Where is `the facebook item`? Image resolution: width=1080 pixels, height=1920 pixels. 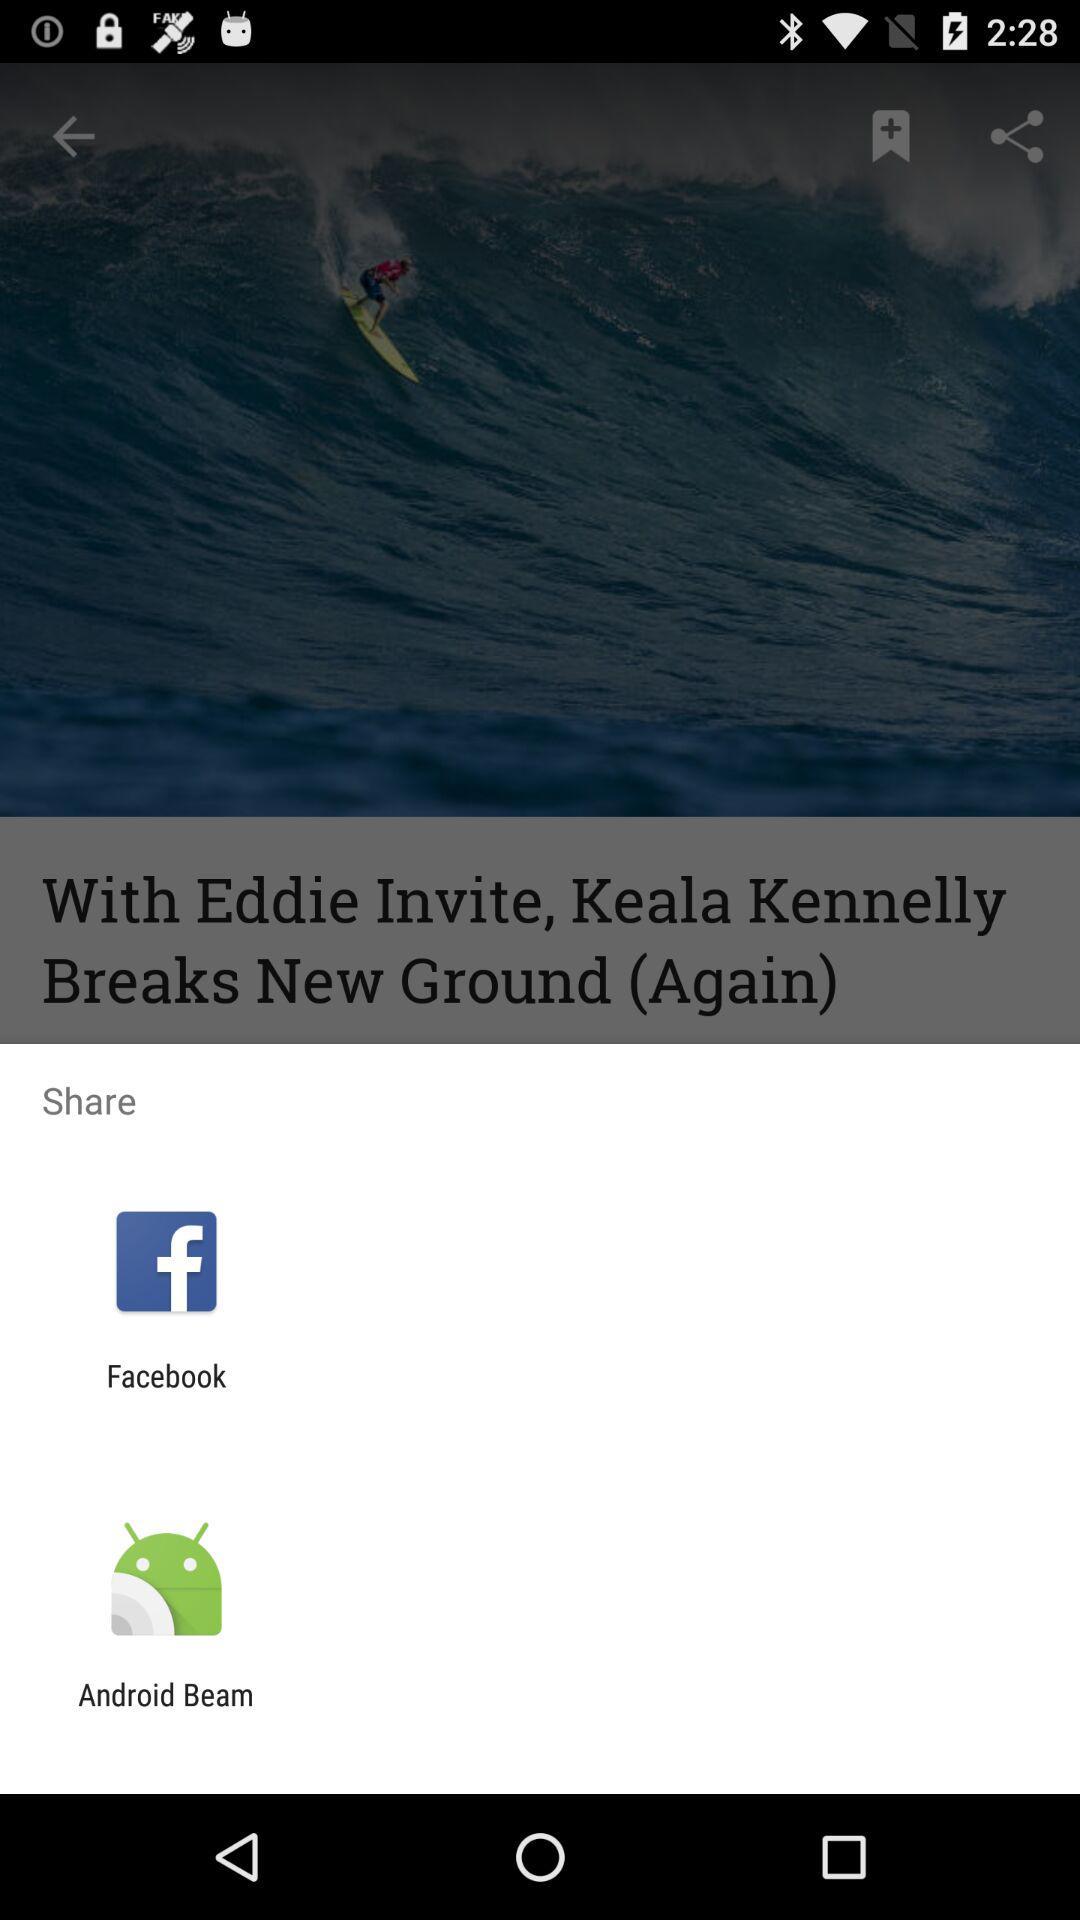 the facebook item is located at coordinates (165, 1392).